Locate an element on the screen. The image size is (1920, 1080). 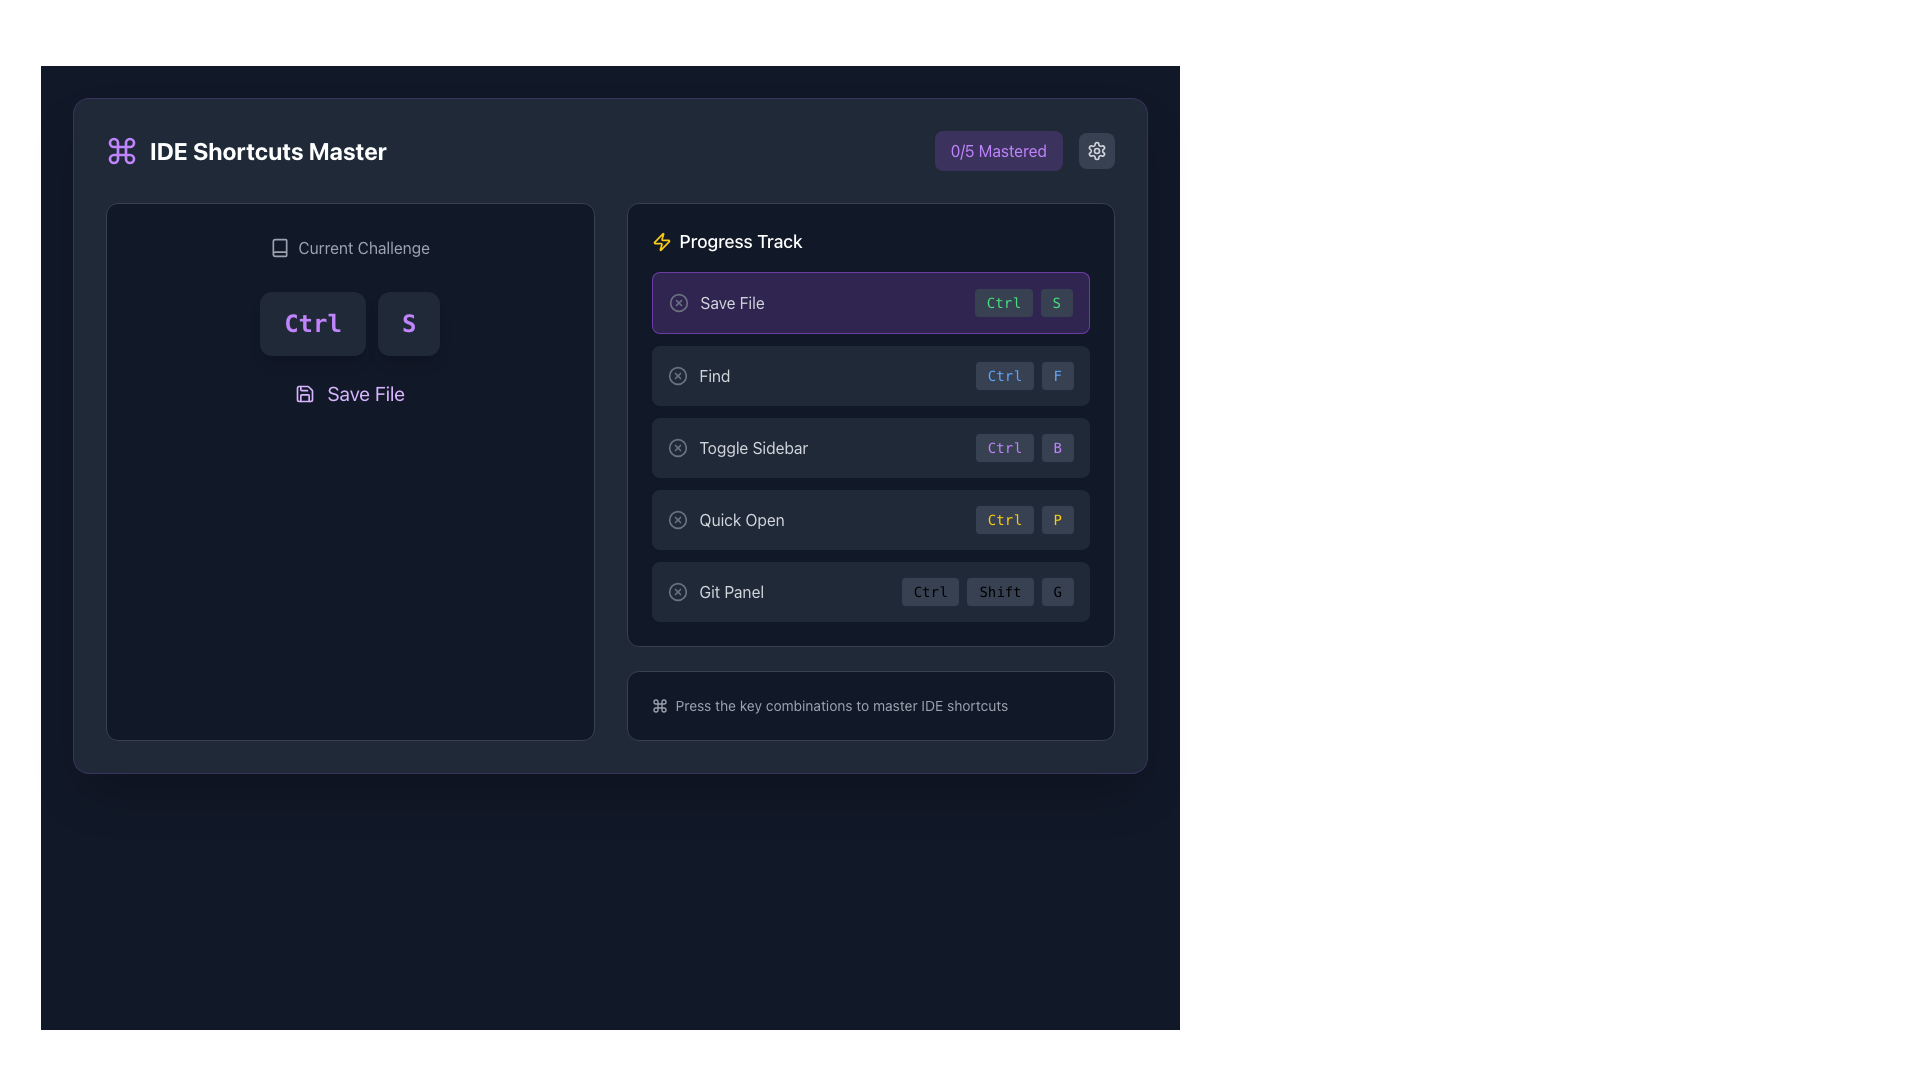
the circular icon with a cross that is the leftmost item in the 'Save File' entry of the 'Progress Track' list is located at coordinates (678, 303).